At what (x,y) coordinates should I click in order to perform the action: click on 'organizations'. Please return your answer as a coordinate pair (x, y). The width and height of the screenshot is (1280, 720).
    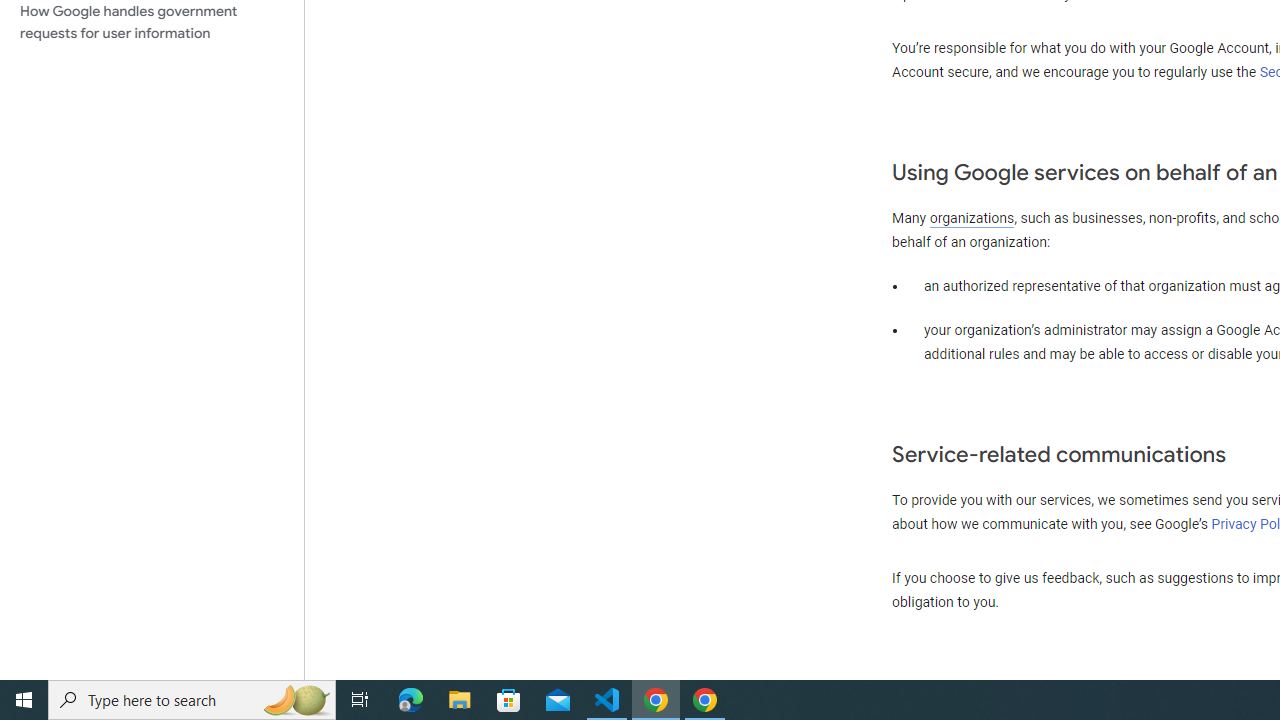
    Looking at the image, I should click on (972, 218).